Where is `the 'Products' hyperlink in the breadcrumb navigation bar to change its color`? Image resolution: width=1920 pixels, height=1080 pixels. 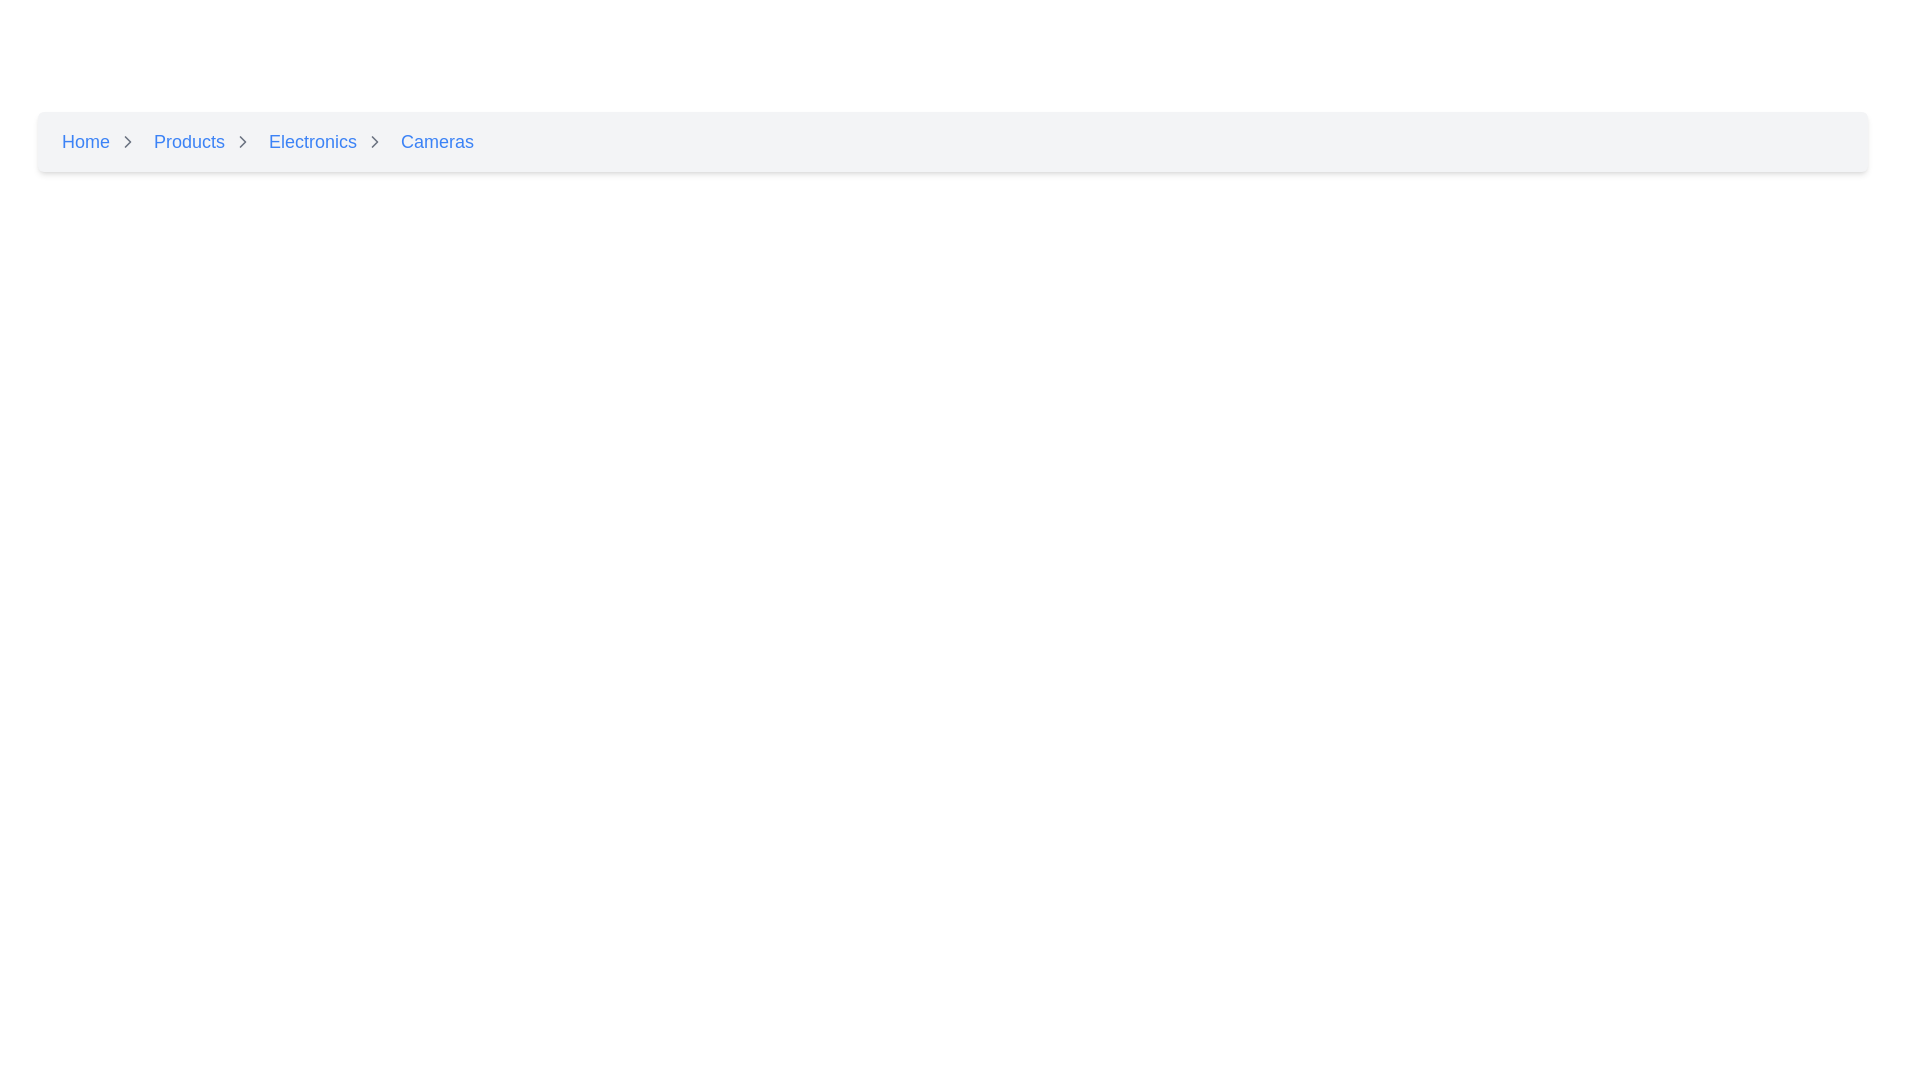 the 'Products' hyperlink in the breadcrumb navigation bar to change its color is located at coordinates (189, 141).